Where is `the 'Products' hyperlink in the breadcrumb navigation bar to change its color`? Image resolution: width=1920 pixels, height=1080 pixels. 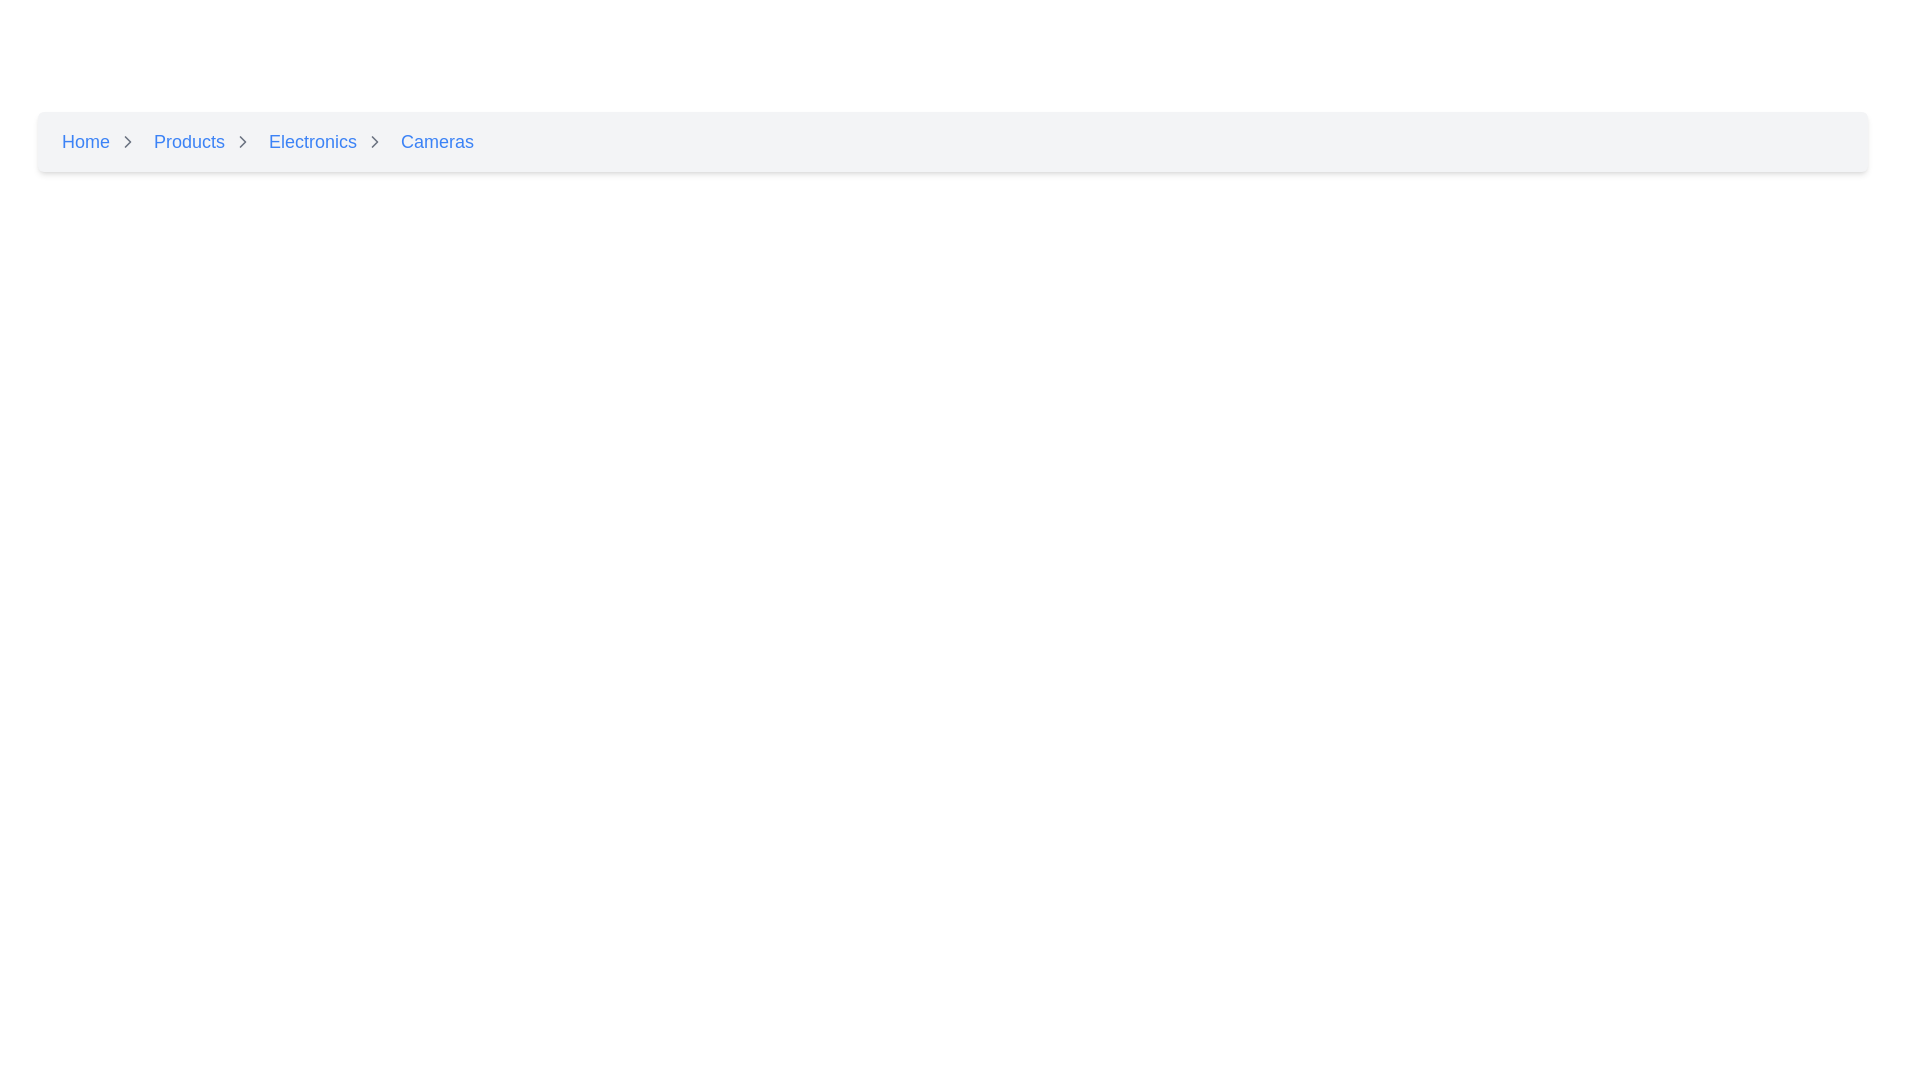 the 'Products' hyperlink in the breadcrumb navigation bar to change its color is located at coordinates (189, 141).